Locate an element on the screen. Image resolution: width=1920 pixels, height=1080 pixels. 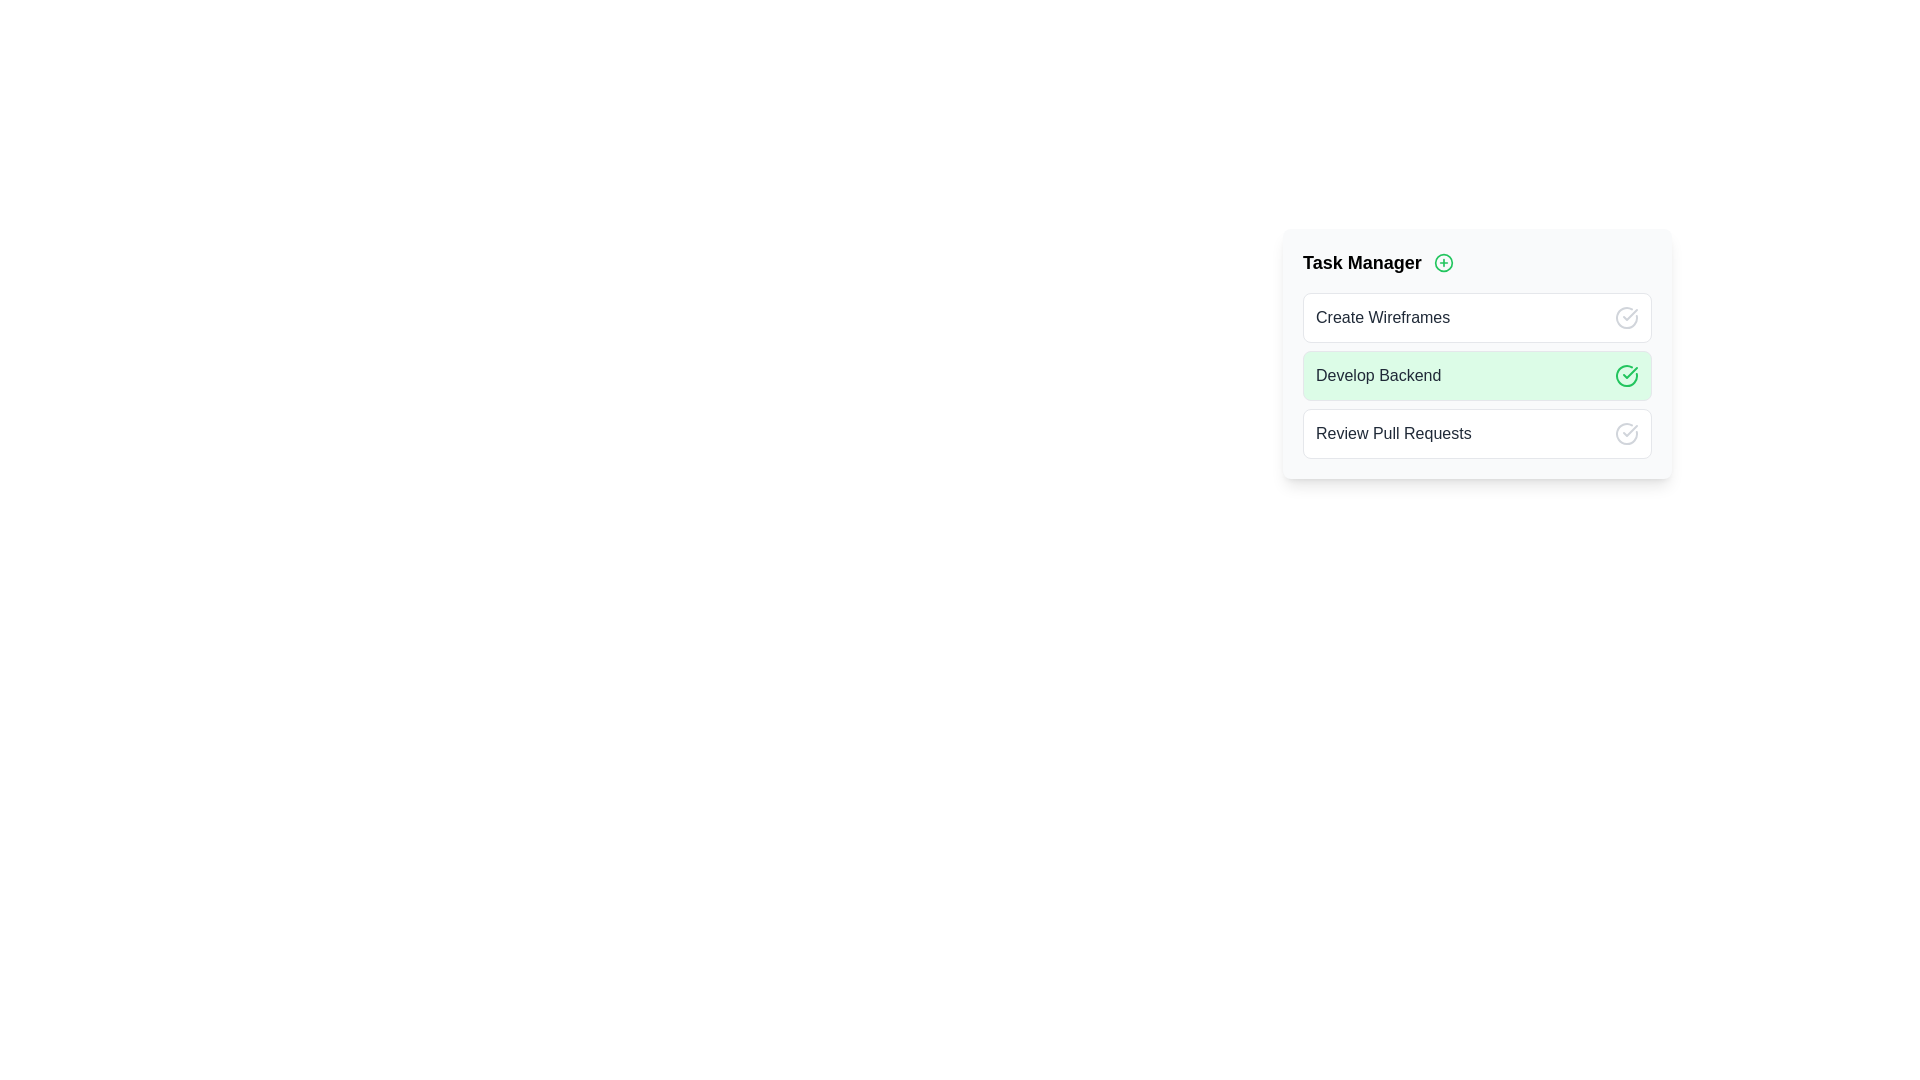
the checkbox styled button indicating the completion state for the task 'Develop Backend' is located at coordinates (1627, 375).